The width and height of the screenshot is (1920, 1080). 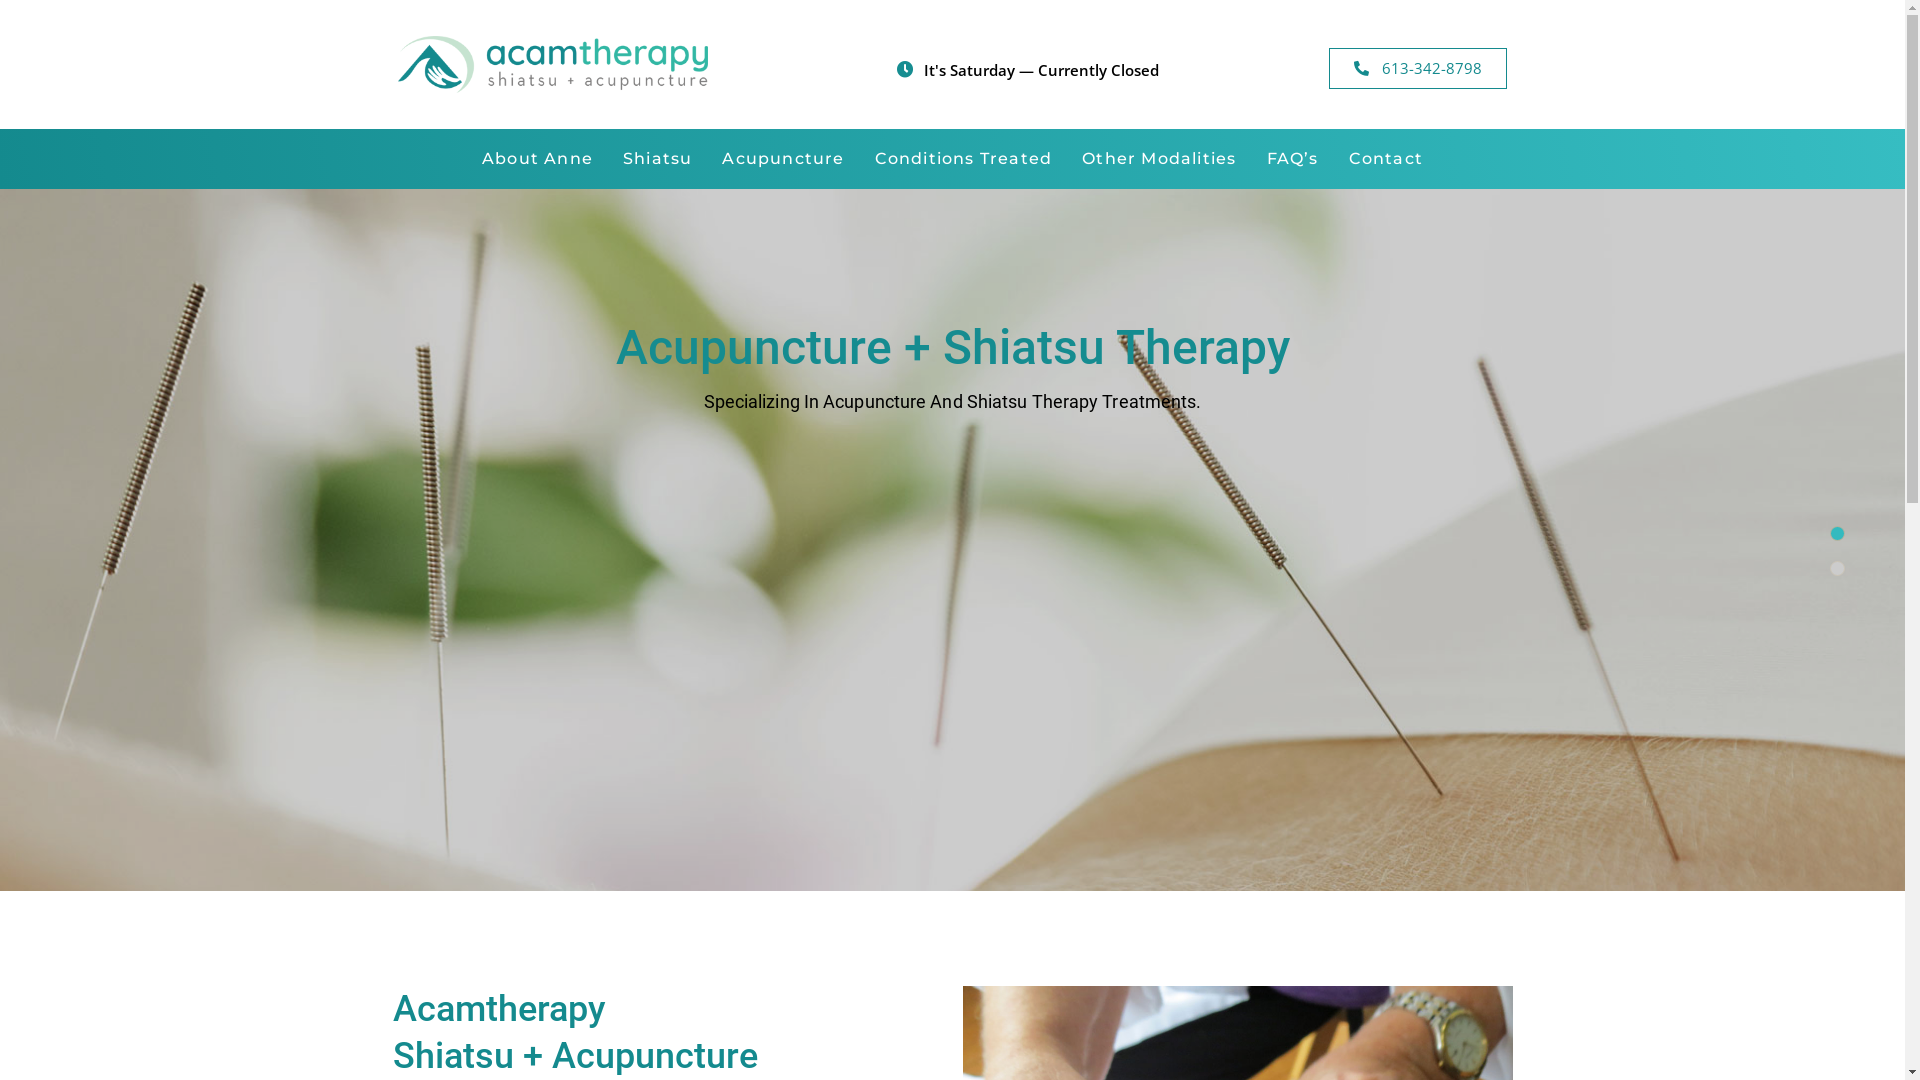 What do you see at coordinates (1385, 157) in the screenshot?
I see `'Contact'` at bounding box center [1385, 157].